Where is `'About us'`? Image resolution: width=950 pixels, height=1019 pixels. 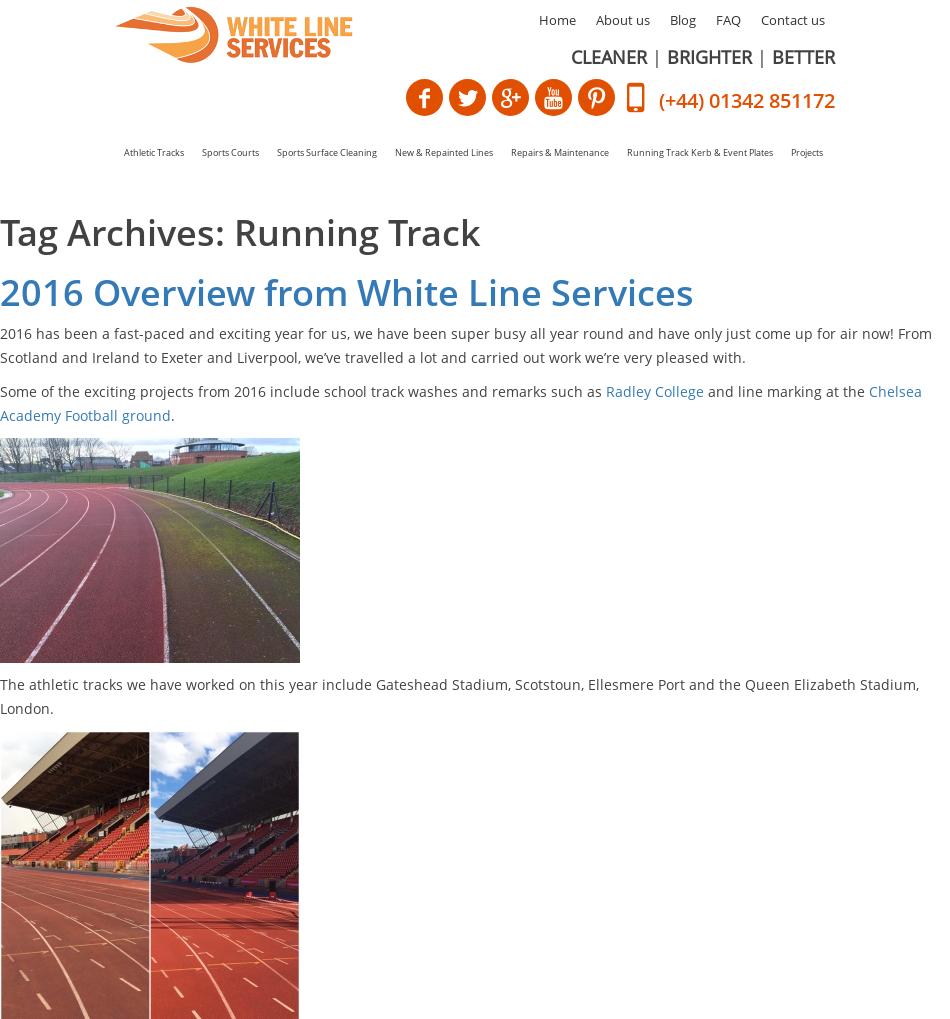 'About us' is located at coordinates (623, 18).